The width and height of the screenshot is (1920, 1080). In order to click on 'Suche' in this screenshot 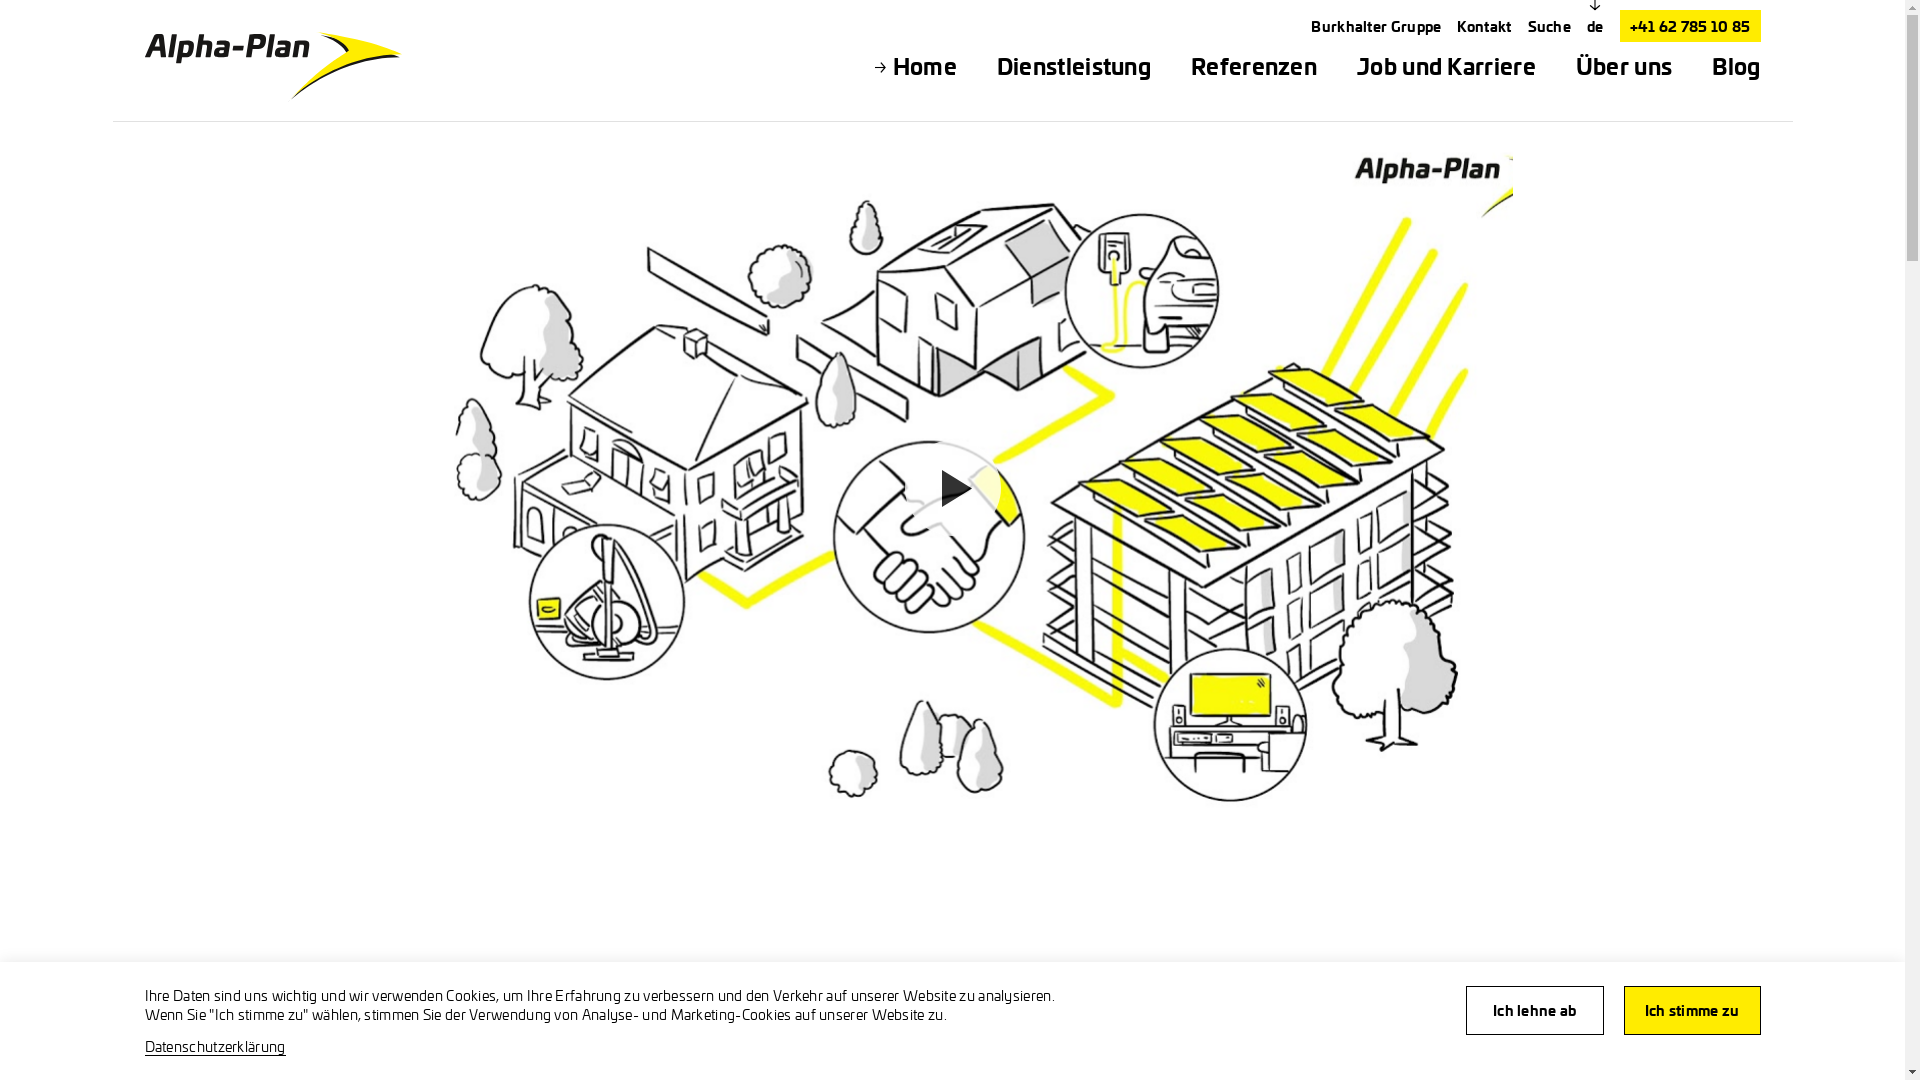, I will do `click(1549, 26)`.